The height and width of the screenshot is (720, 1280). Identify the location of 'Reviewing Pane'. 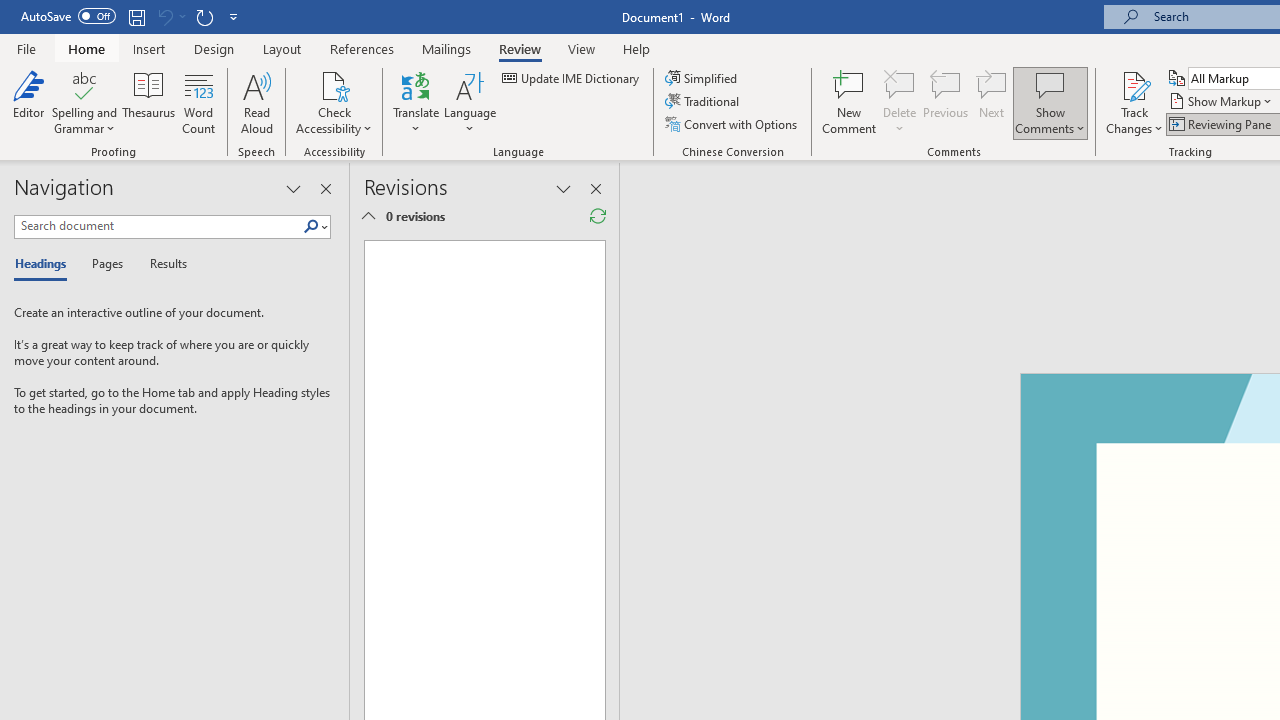
(1220, 124).